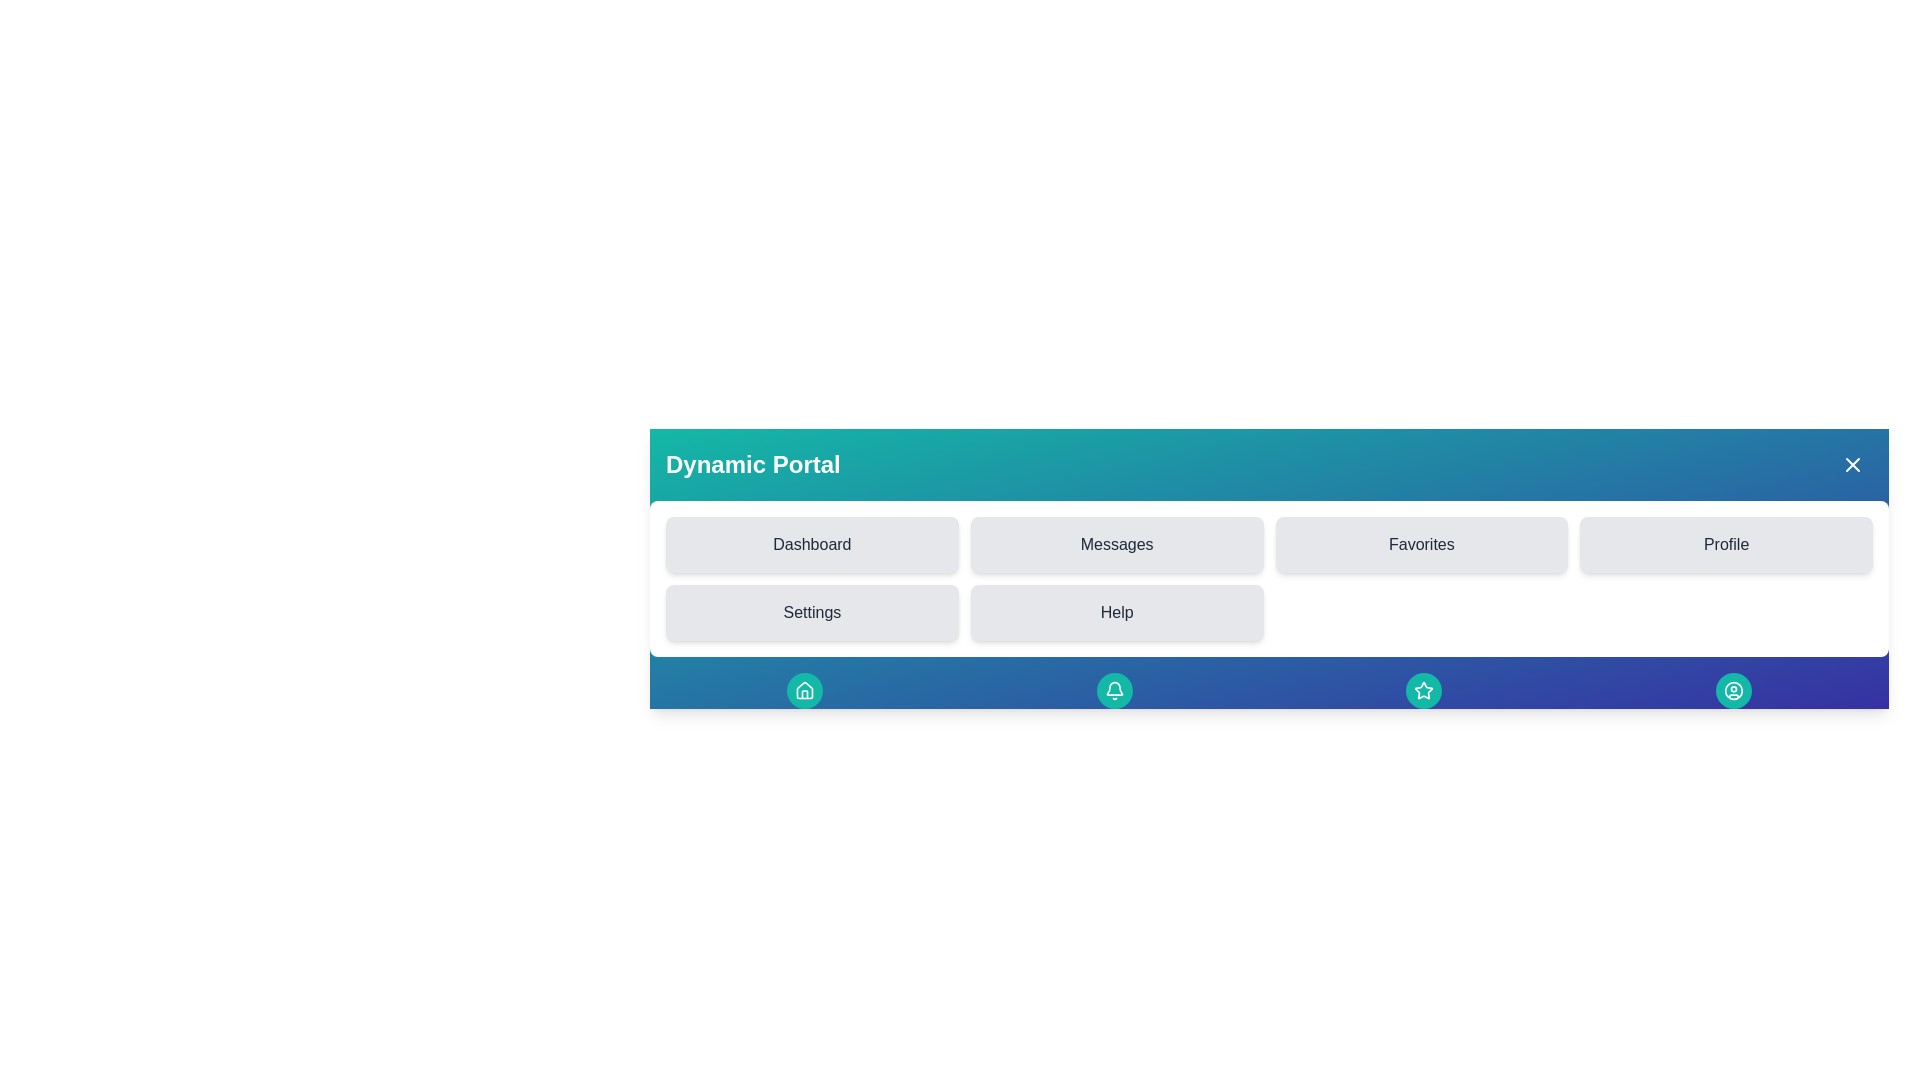  Describe the element at coordinates (1420, 544) in the screenshot. I see `the menu item labeled Favorites to navigate to the corresponding section` at that location.